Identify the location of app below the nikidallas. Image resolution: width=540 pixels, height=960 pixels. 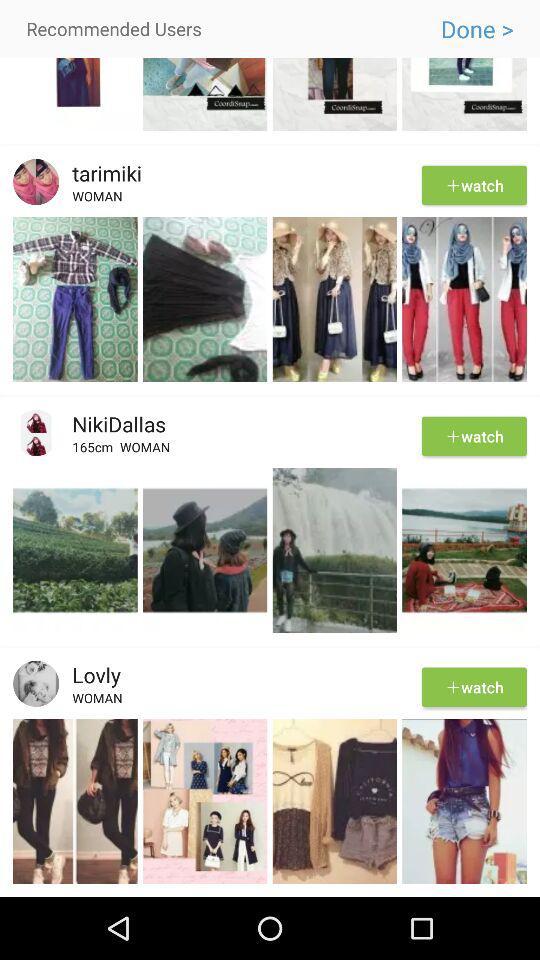
(95, 450).